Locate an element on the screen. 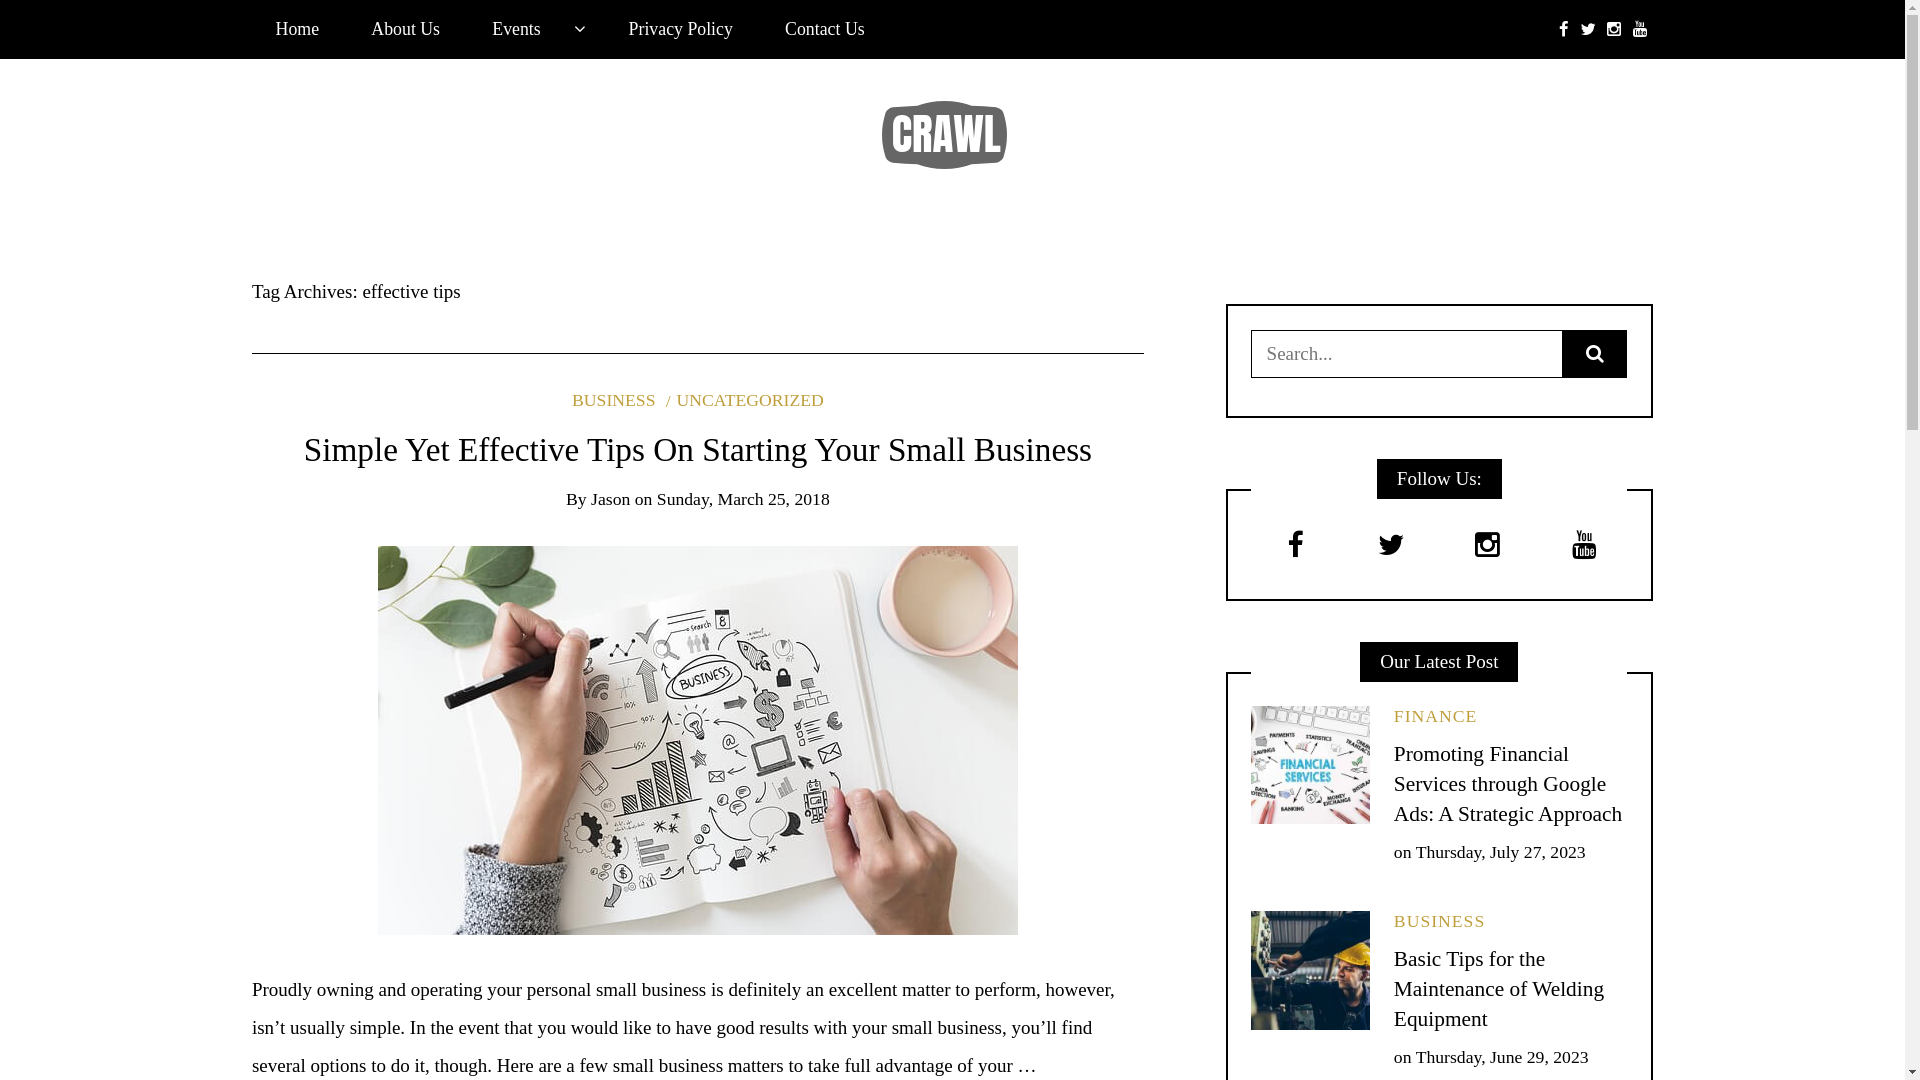 The height and width of the screenshot is (1080, 1920). 'Contact Us' is located at coordinates (824, 29).